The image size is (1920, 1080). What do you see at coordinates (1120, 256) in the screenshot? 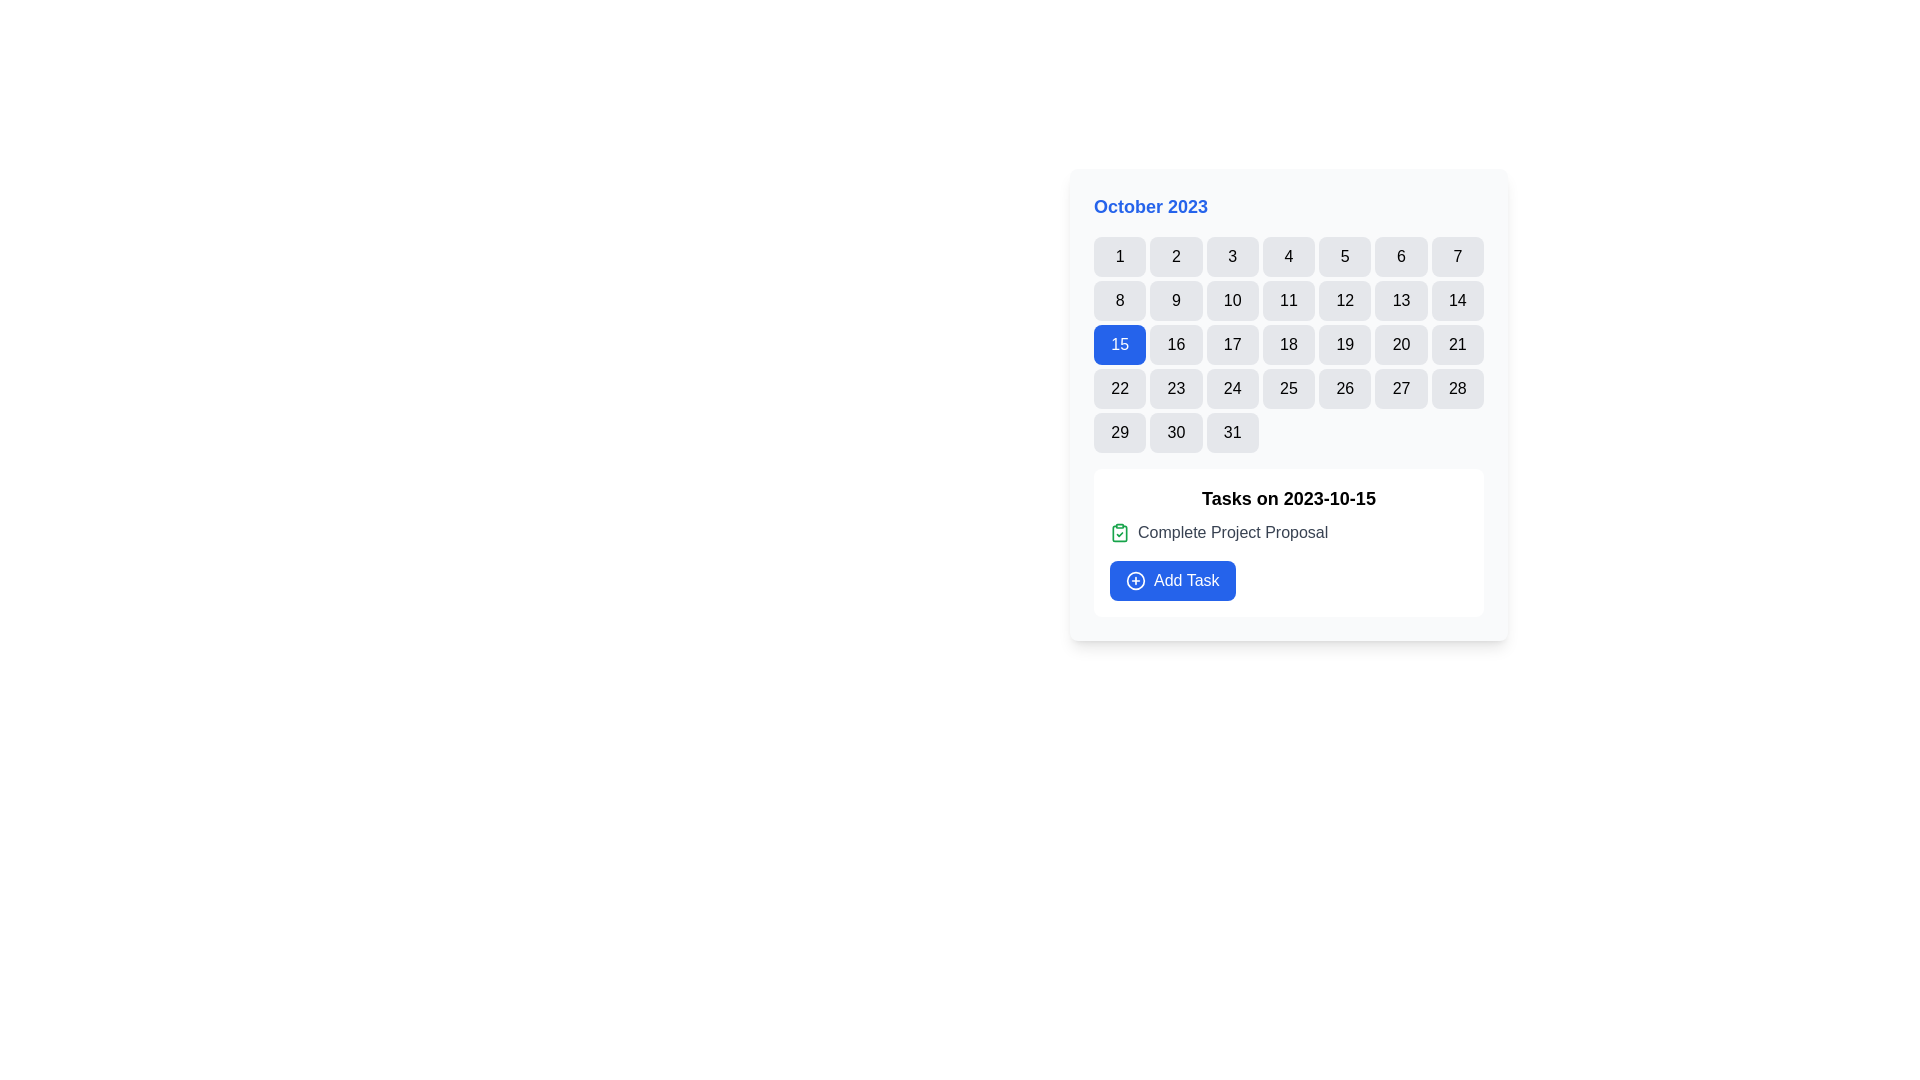
I see `the first day button of October 2023 in the calendar` at bounding box center [1120, 256].